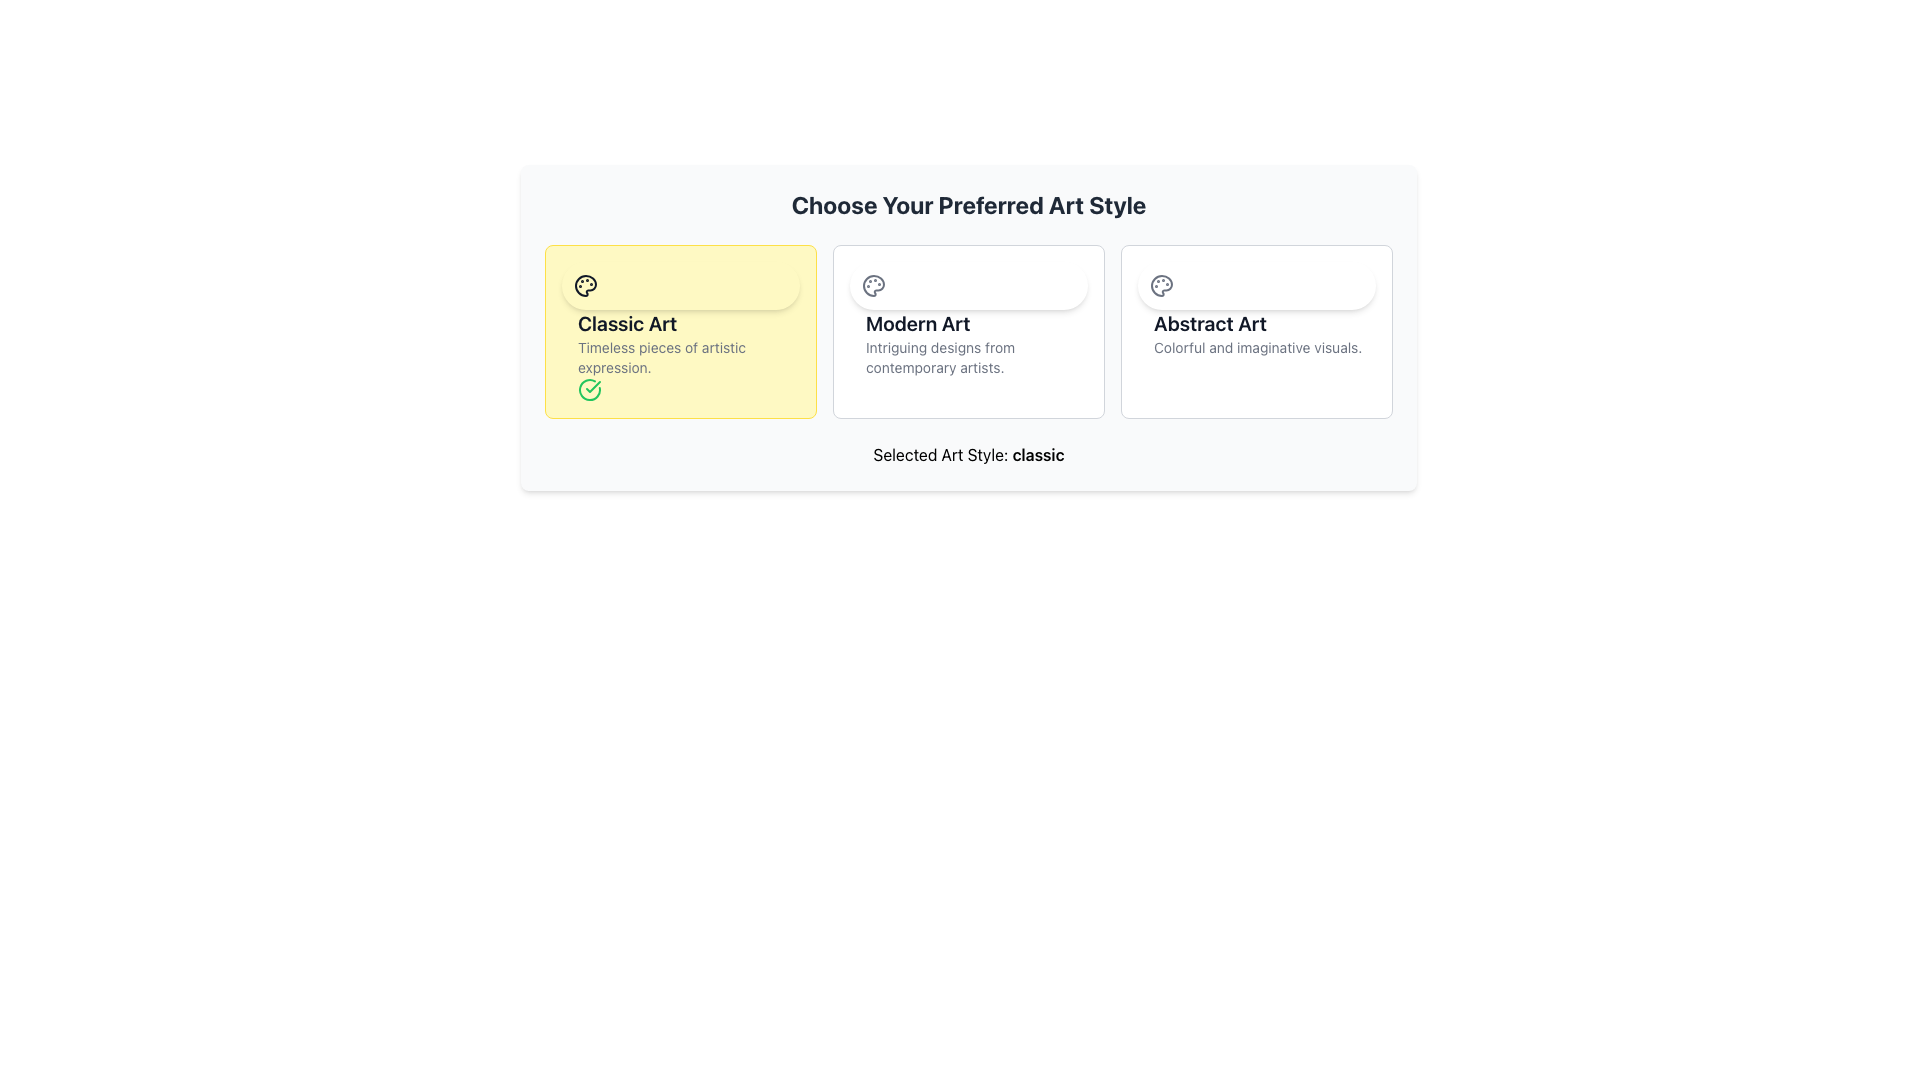 The image size is (1920, 1080). I want to click on the visual state of the green checkmark icon located in the bottom-right area of the 'Classic Art' card option, which is highlighted by a yellow background, so click(592, 386).